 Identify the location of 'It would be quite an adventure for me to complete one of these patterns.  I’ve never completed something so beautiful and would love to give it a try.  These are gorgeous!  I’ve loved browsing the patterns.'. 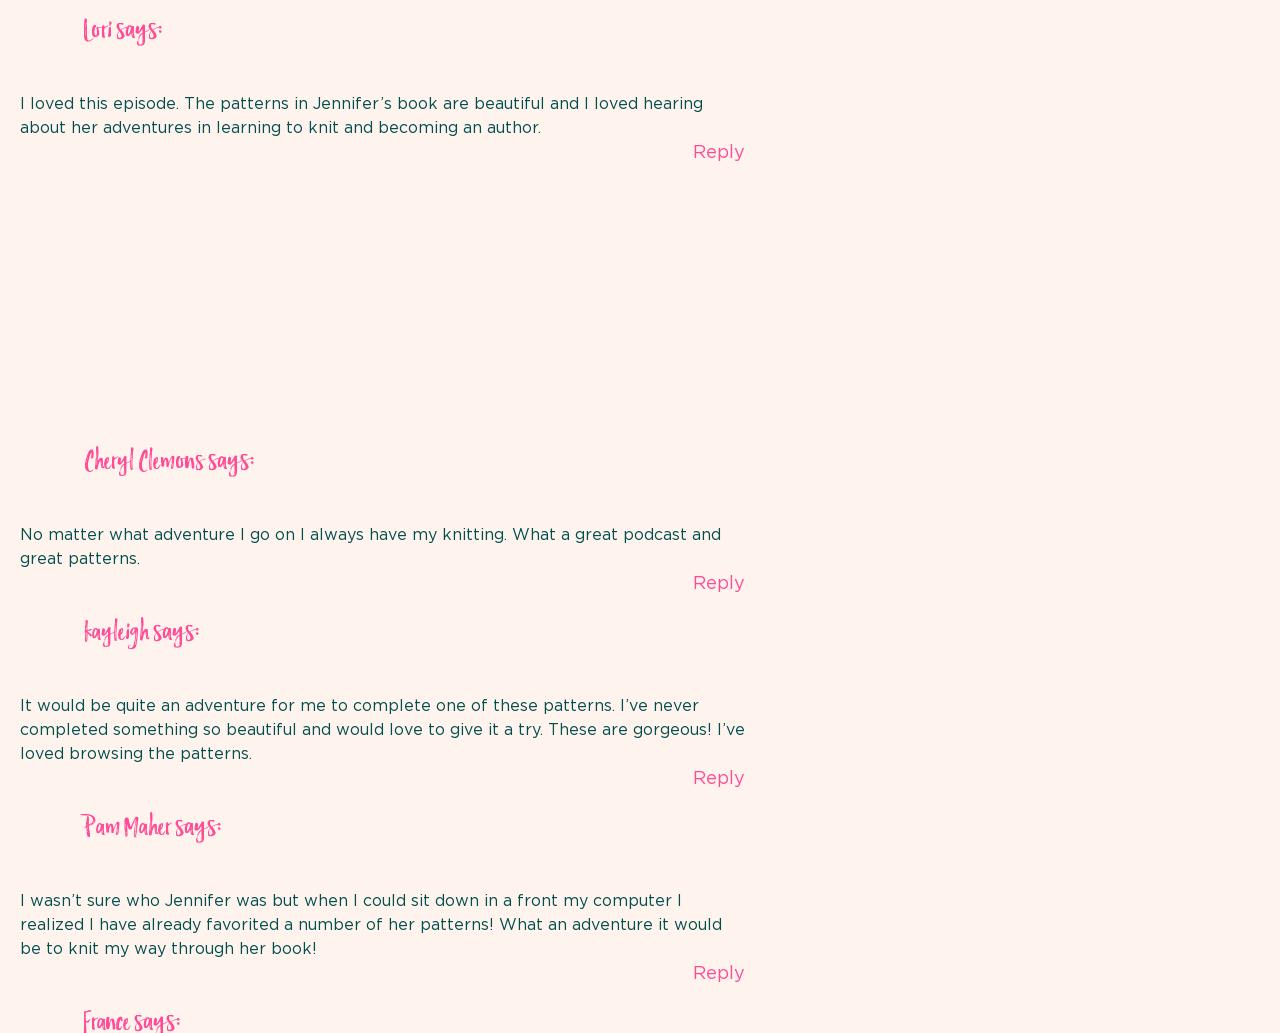
(382, 730).